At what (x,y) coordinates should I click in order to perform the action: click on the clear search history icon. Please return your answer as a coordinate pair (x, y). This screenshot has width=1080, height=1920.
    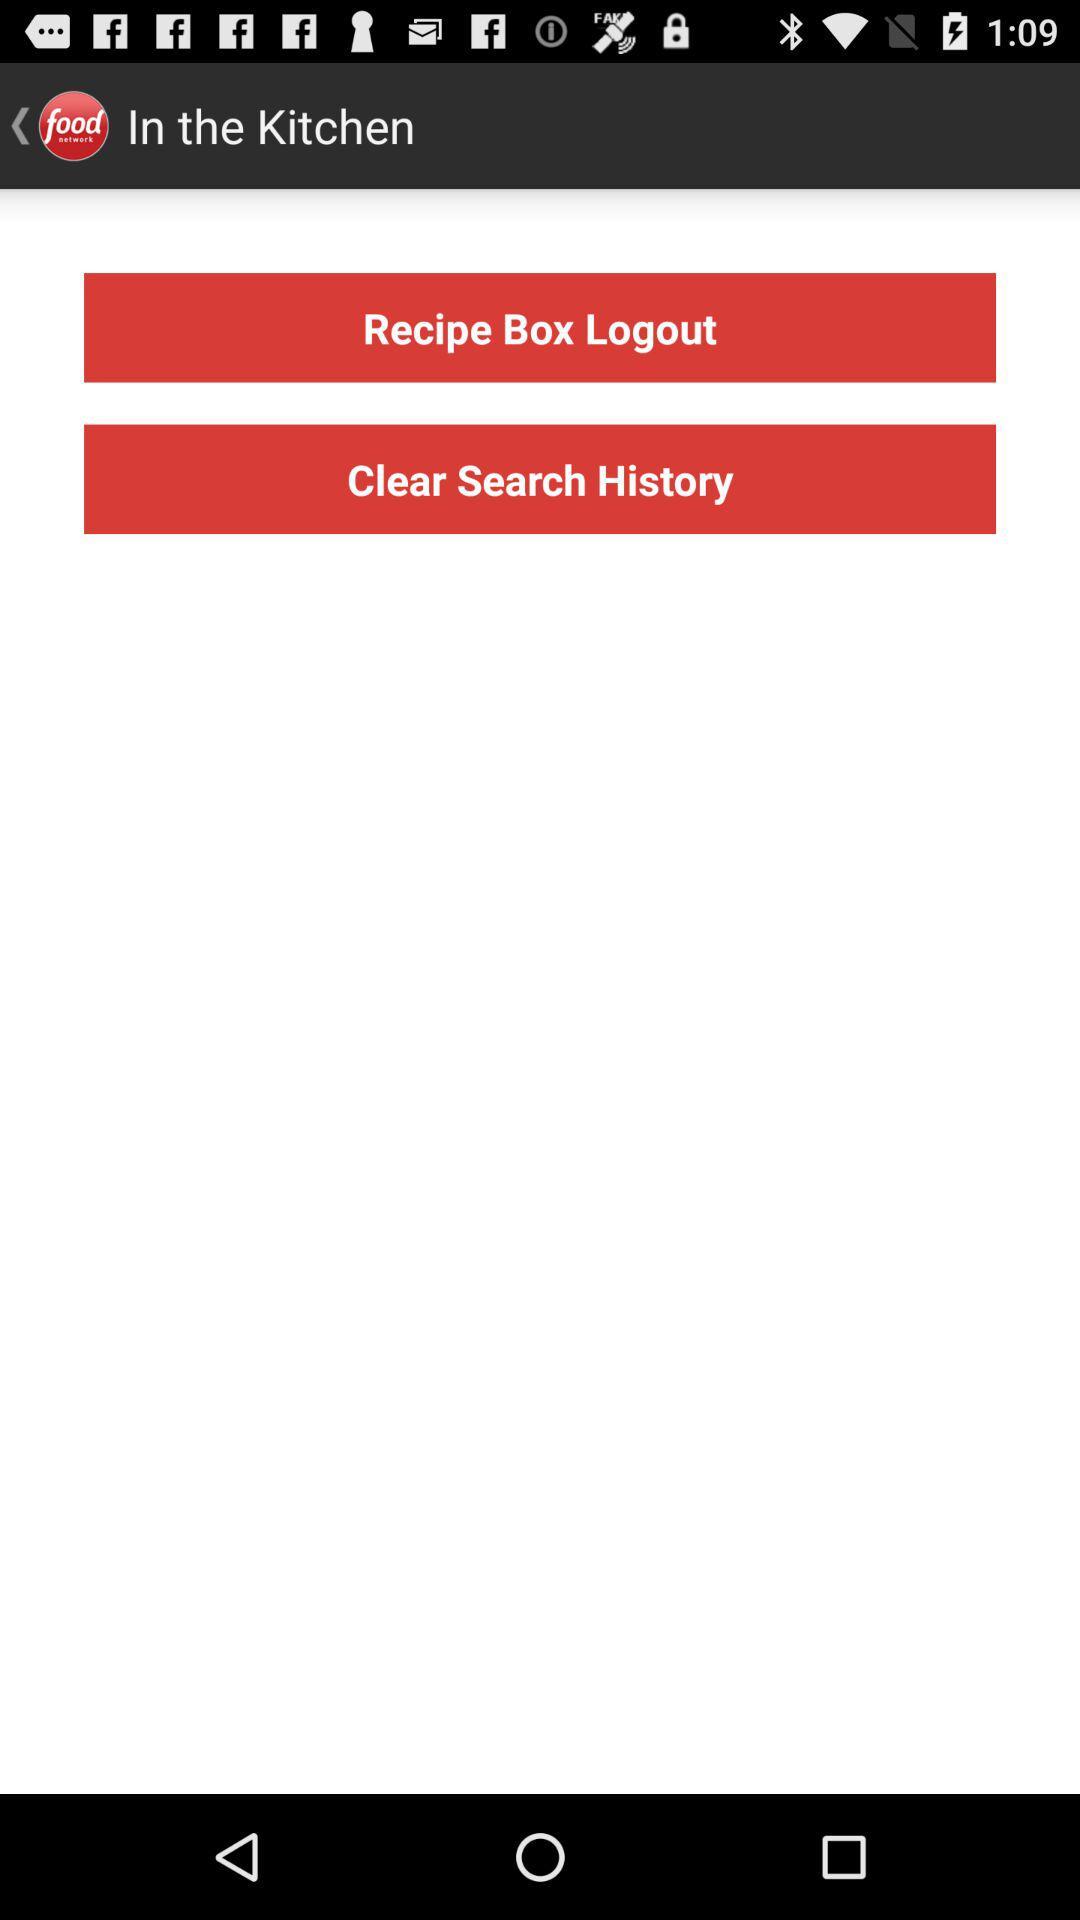
    Looking at the image, I should click on (540, 478).